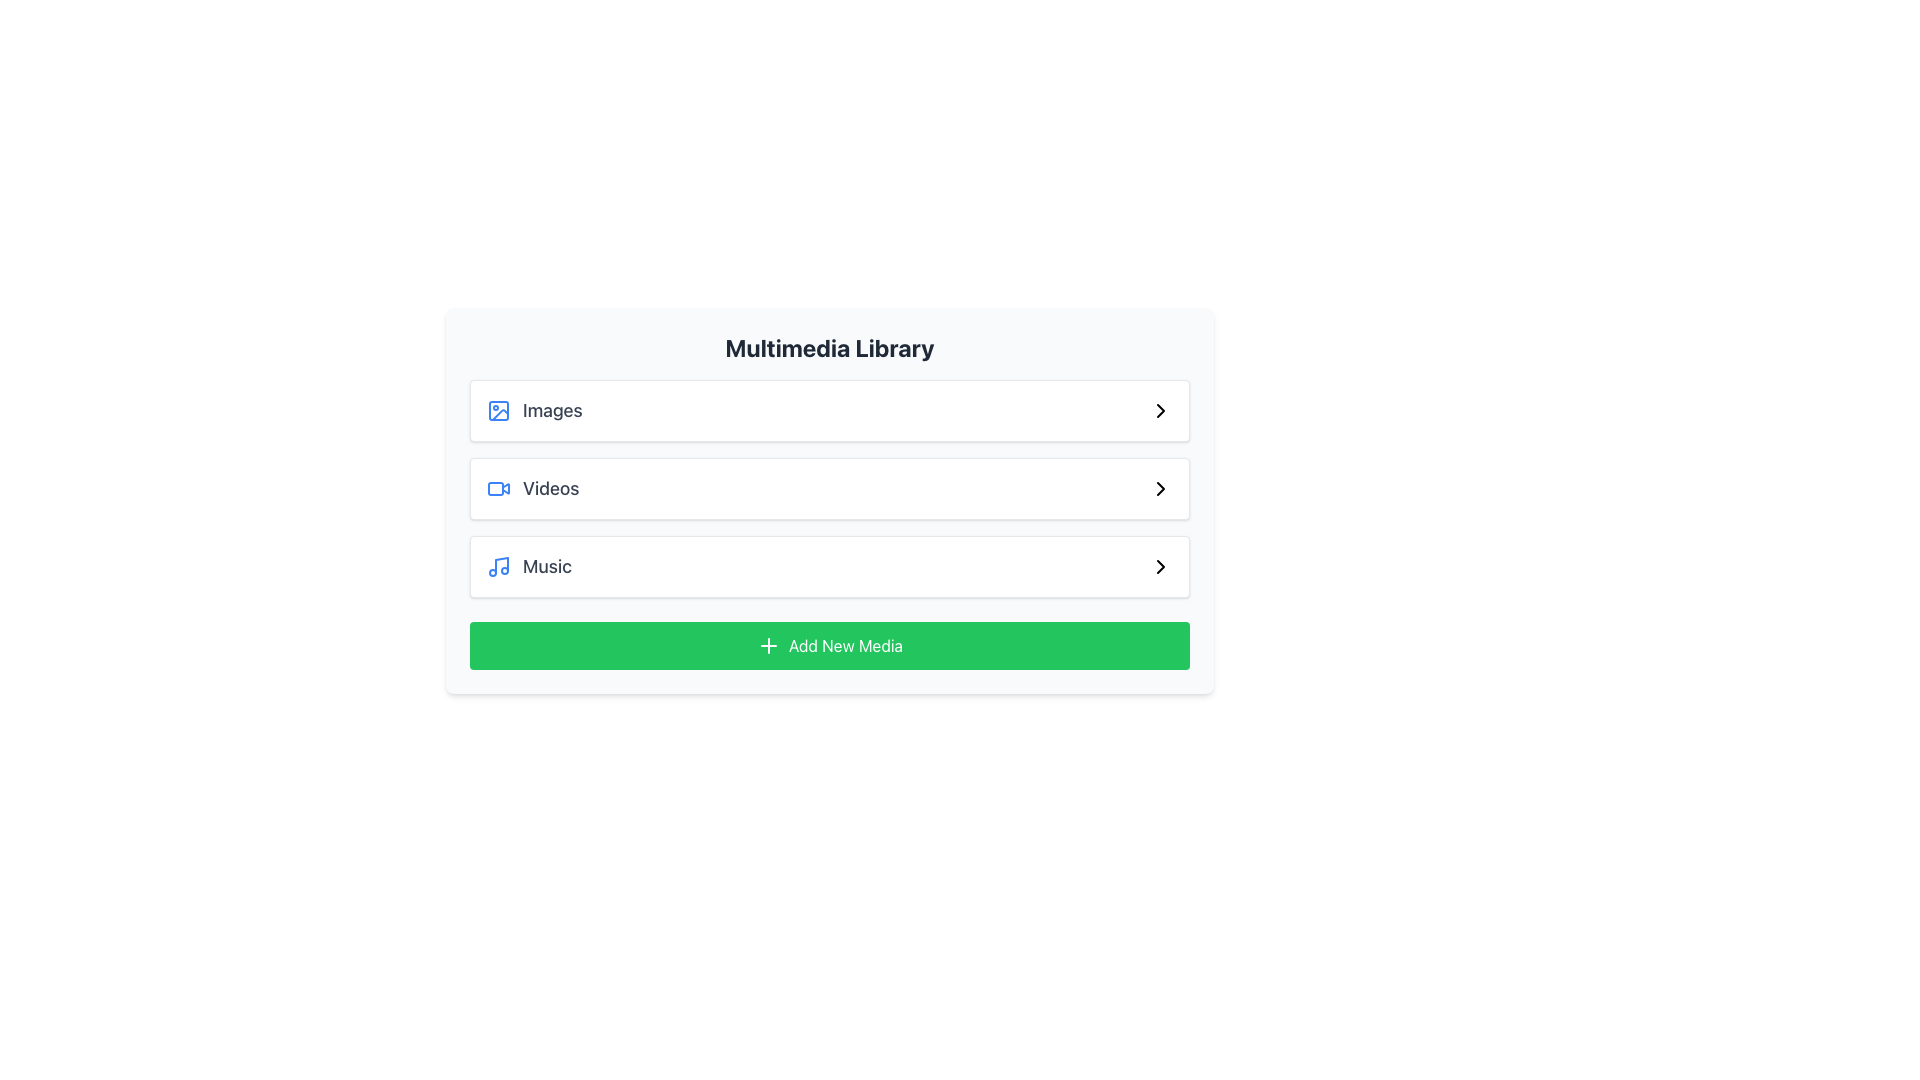 The height and width of the screenshot is (1080, 1920). Describe the element at coordinates (830, 346) in the screenshot. I see `the Text Label indicating 'Multimedia Library', which serves as the title for the content section` at that location.